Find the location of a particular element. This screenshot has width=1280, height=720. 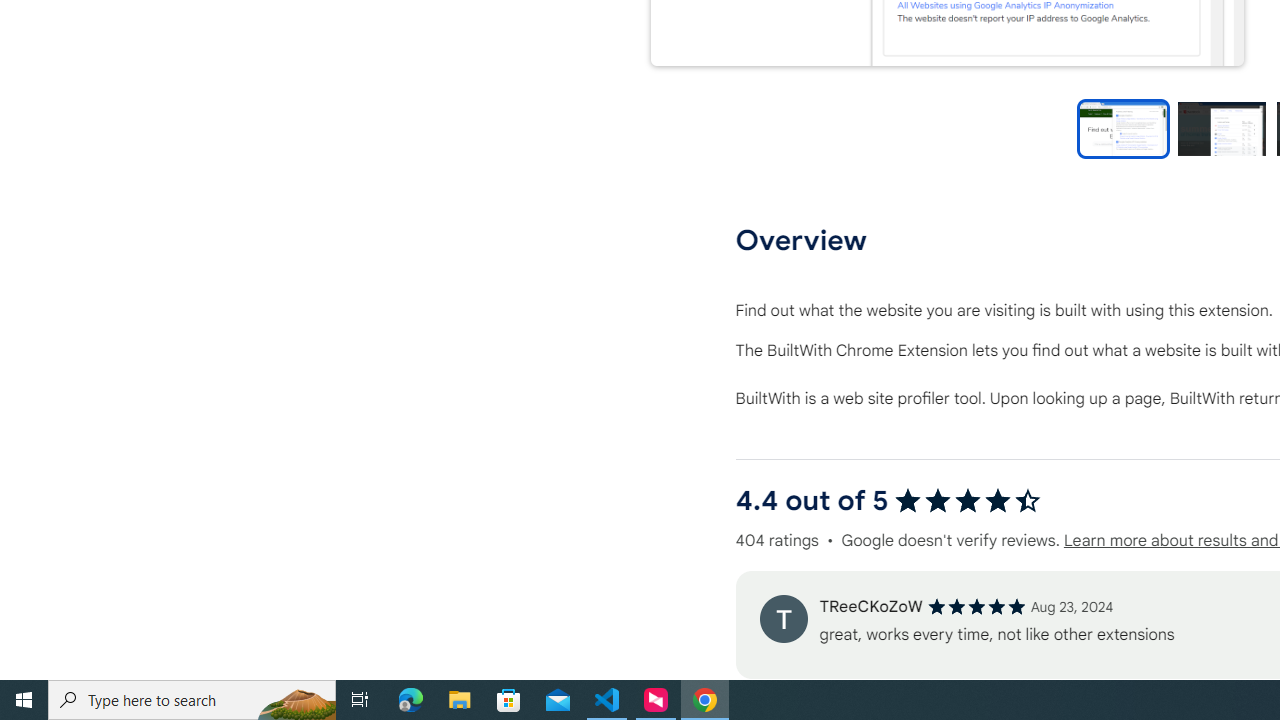

'Review' is located at coordinates (782, 617).